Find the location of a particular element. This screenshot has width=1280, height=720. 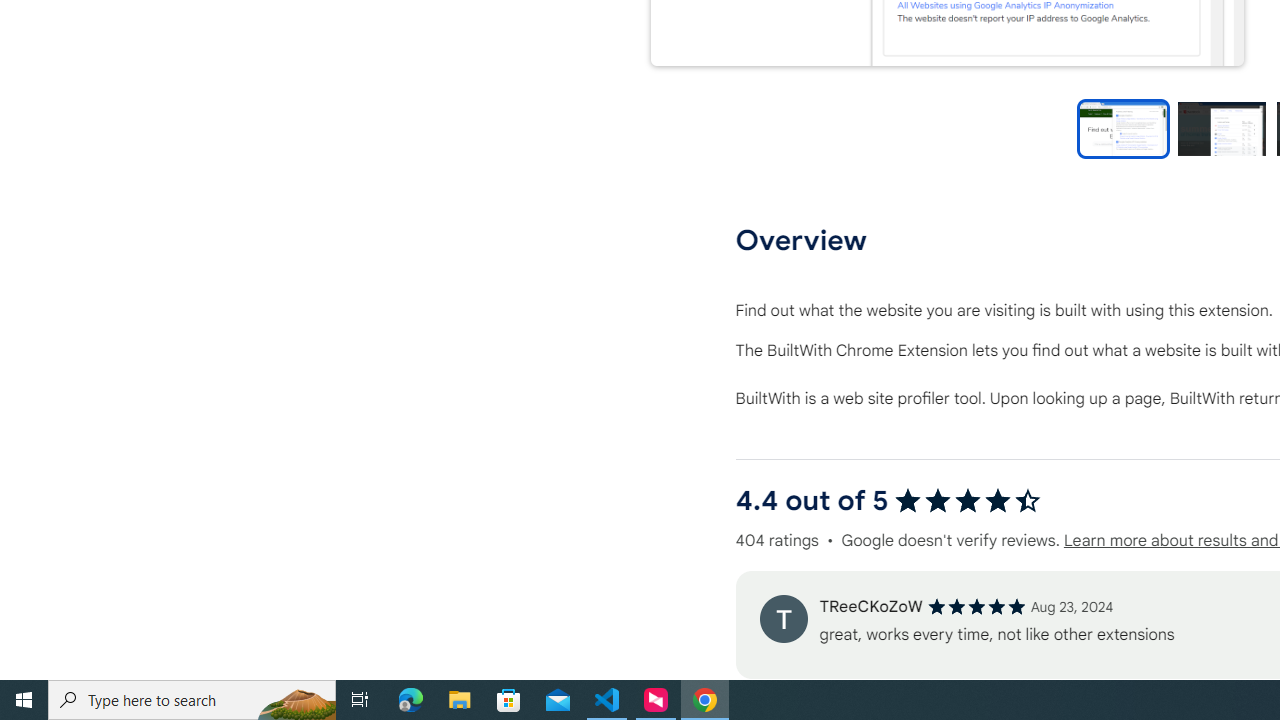

'Review' is located at coordinates (782, 617).